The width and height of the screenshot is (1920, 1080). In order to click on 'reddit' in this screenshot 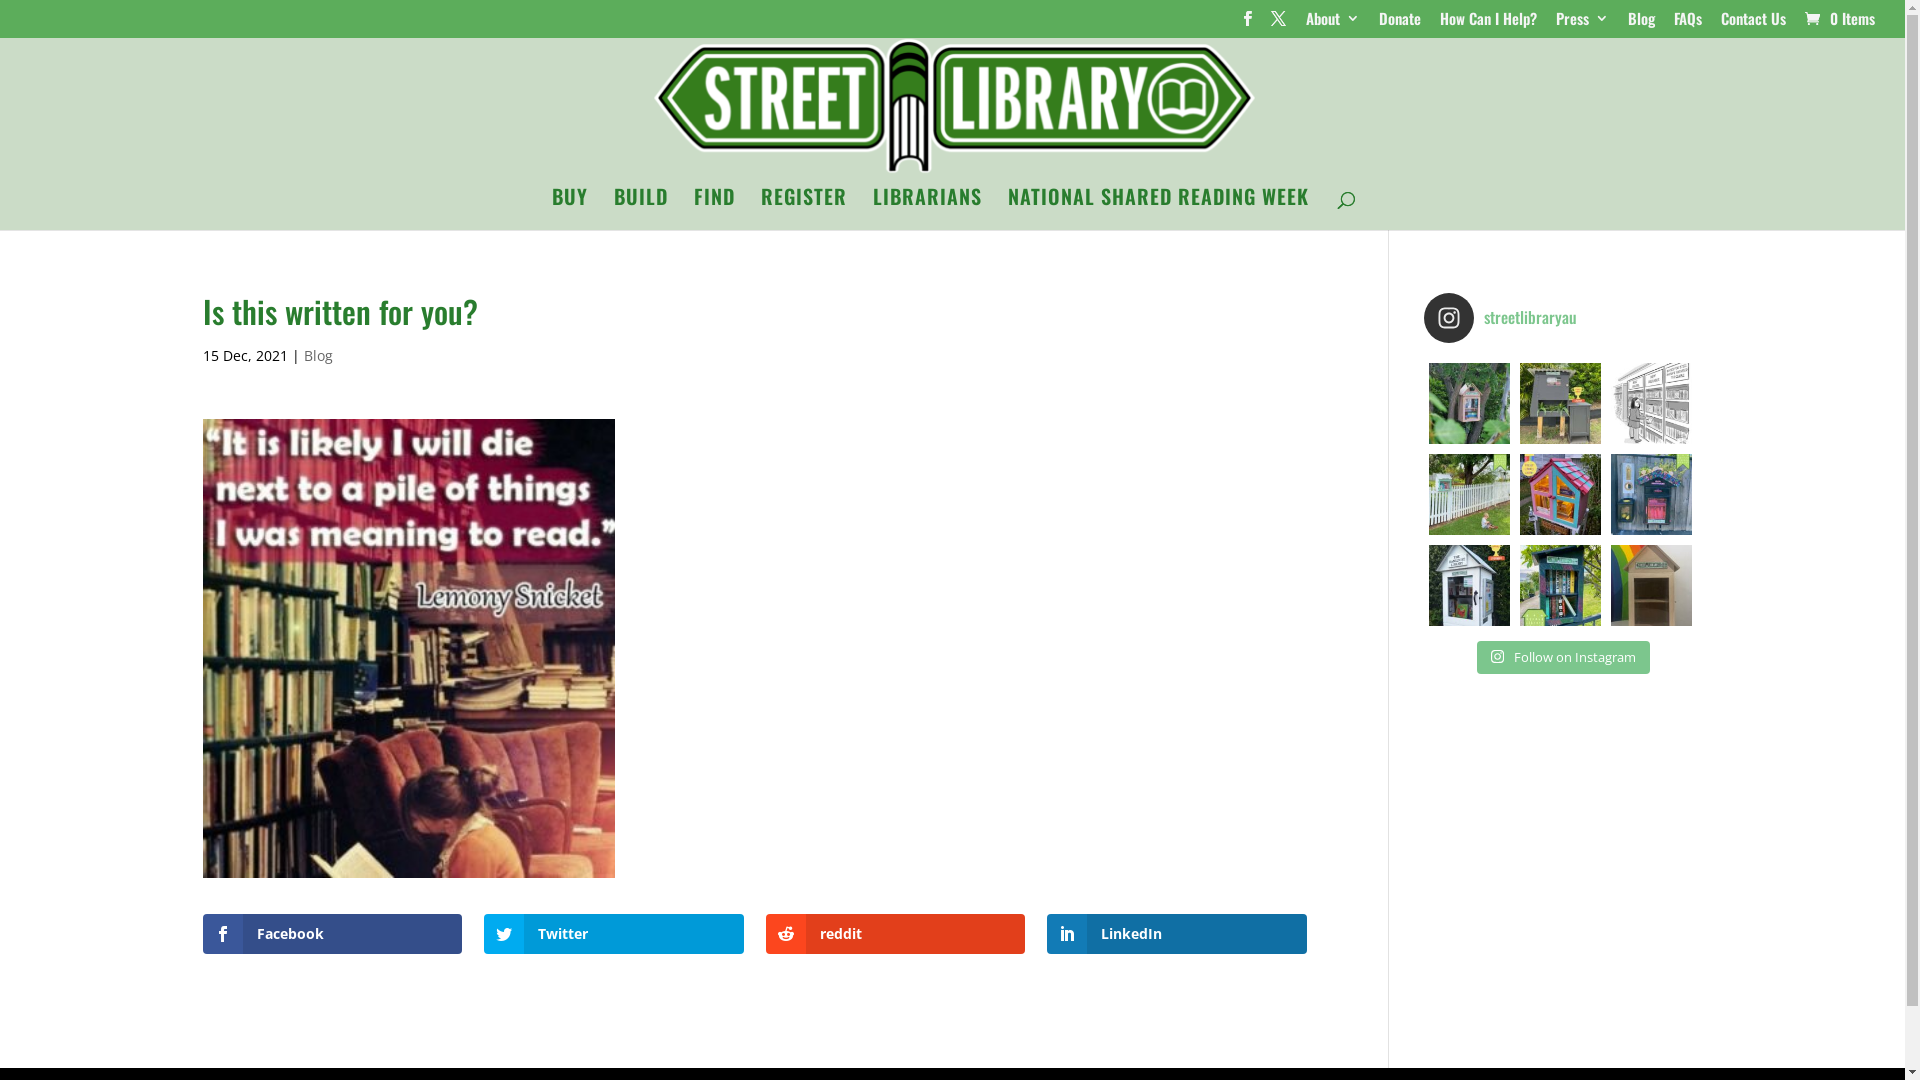, I will do `click(895, 933)`.